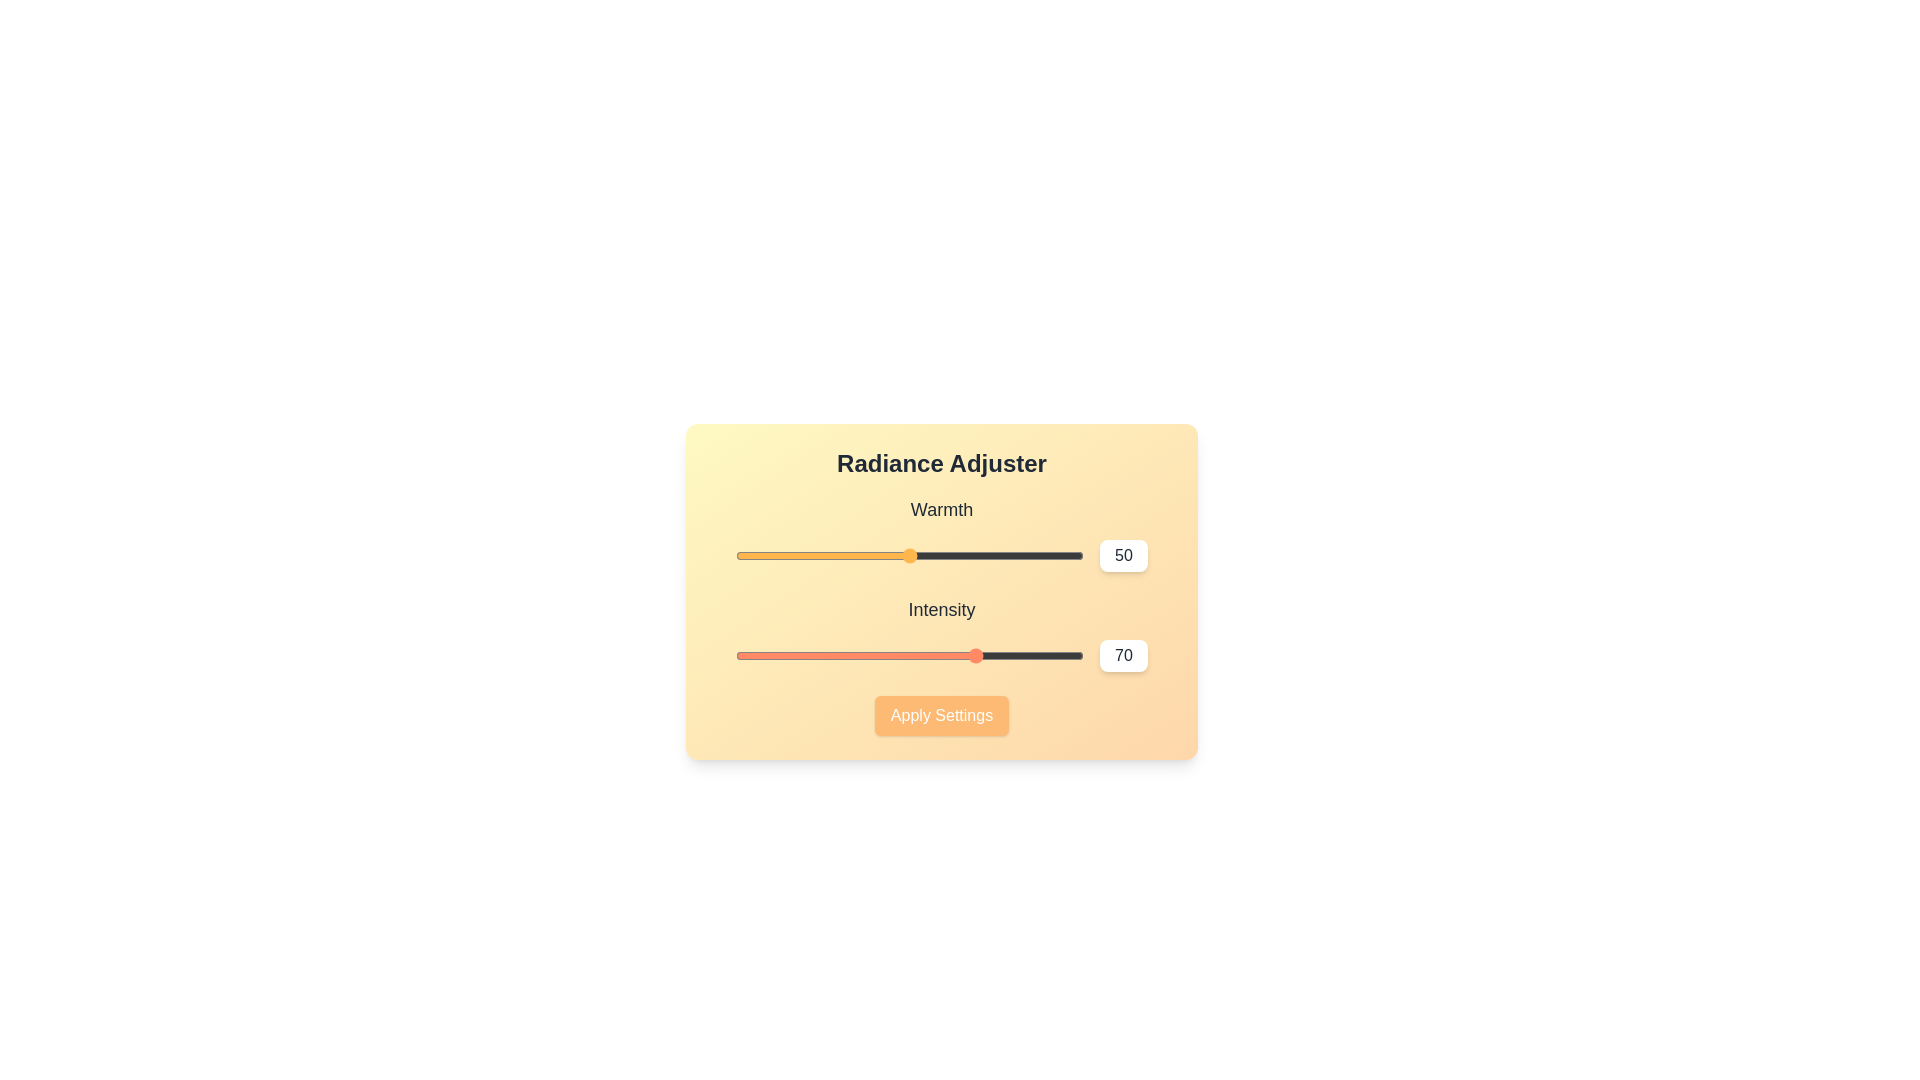 The height and width of the screenshot is (1080, 1920). I want to click on the 'Intensity' slider to 54 value, so click(922, 655).